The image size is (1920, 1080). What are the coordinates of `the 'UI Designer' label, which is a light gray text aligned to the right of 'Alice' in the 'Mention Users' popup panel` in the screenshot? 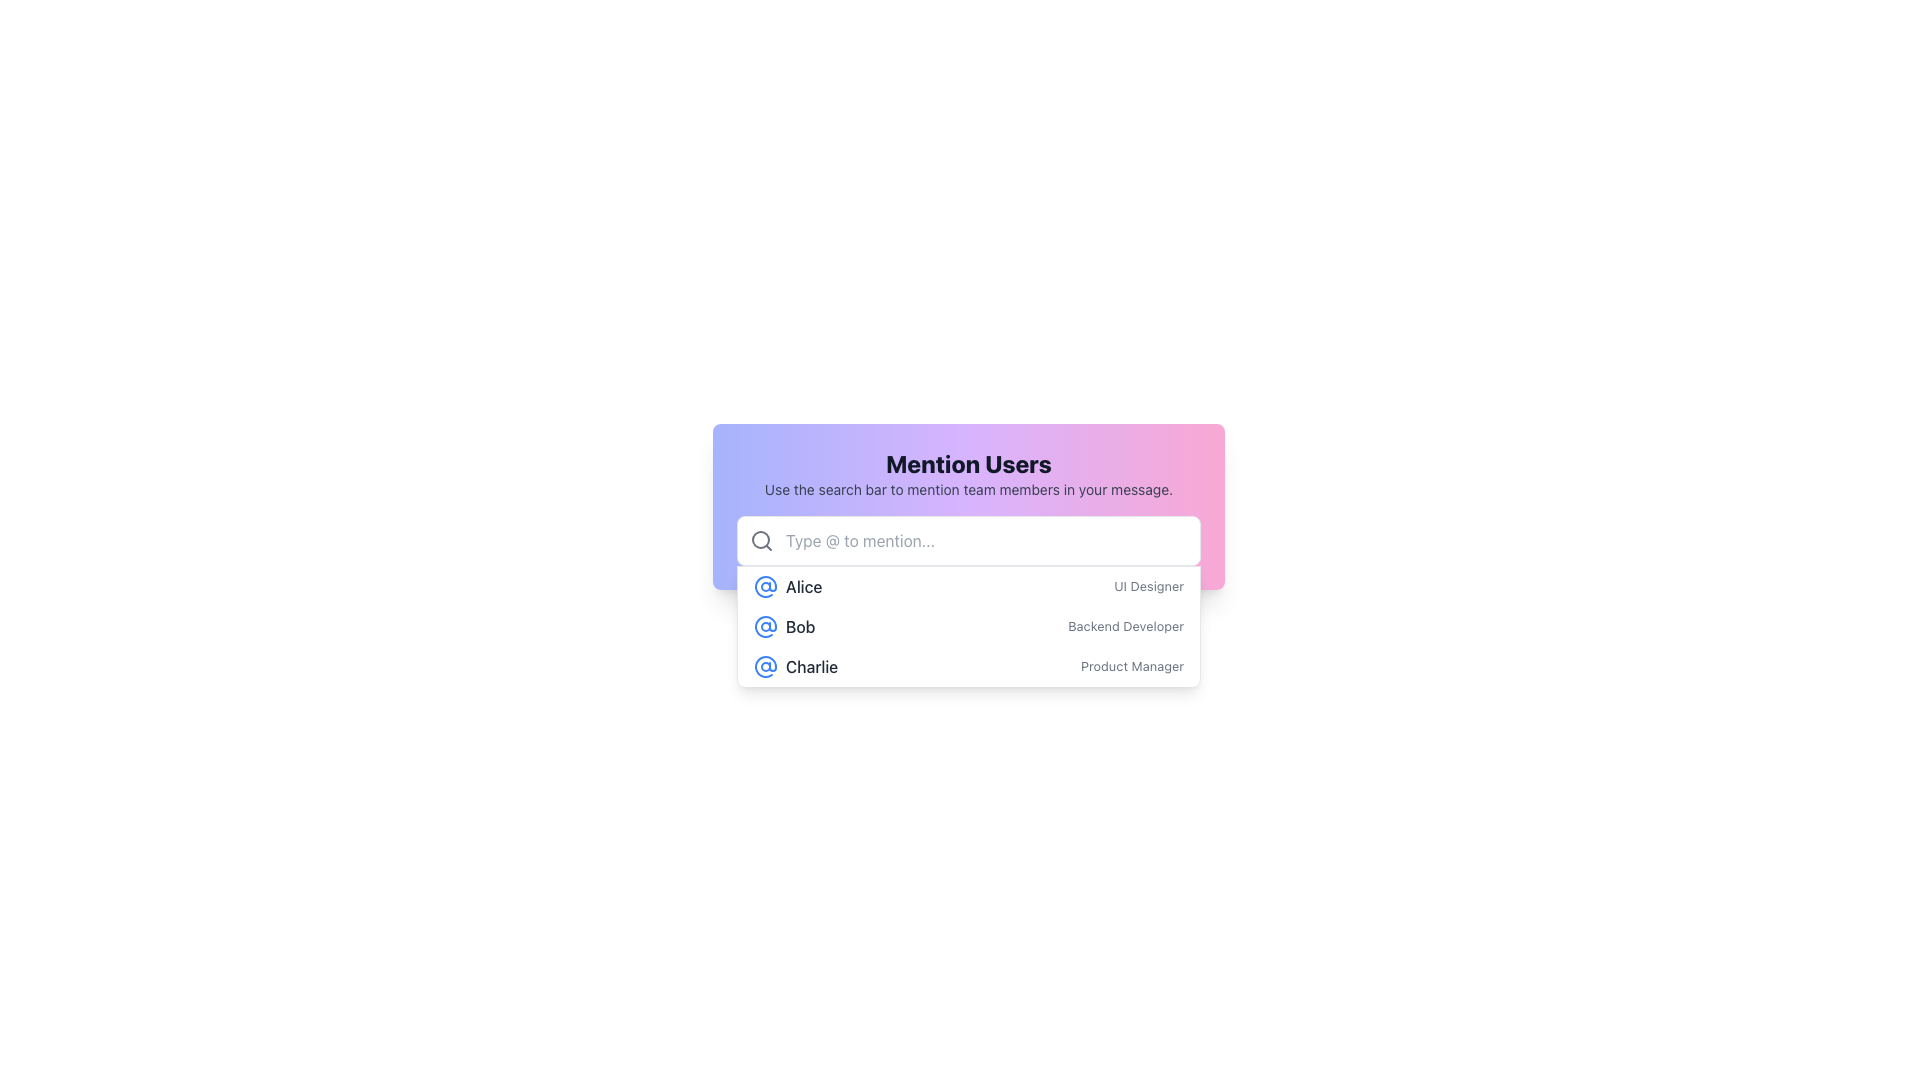 It's located at (1149, 585).